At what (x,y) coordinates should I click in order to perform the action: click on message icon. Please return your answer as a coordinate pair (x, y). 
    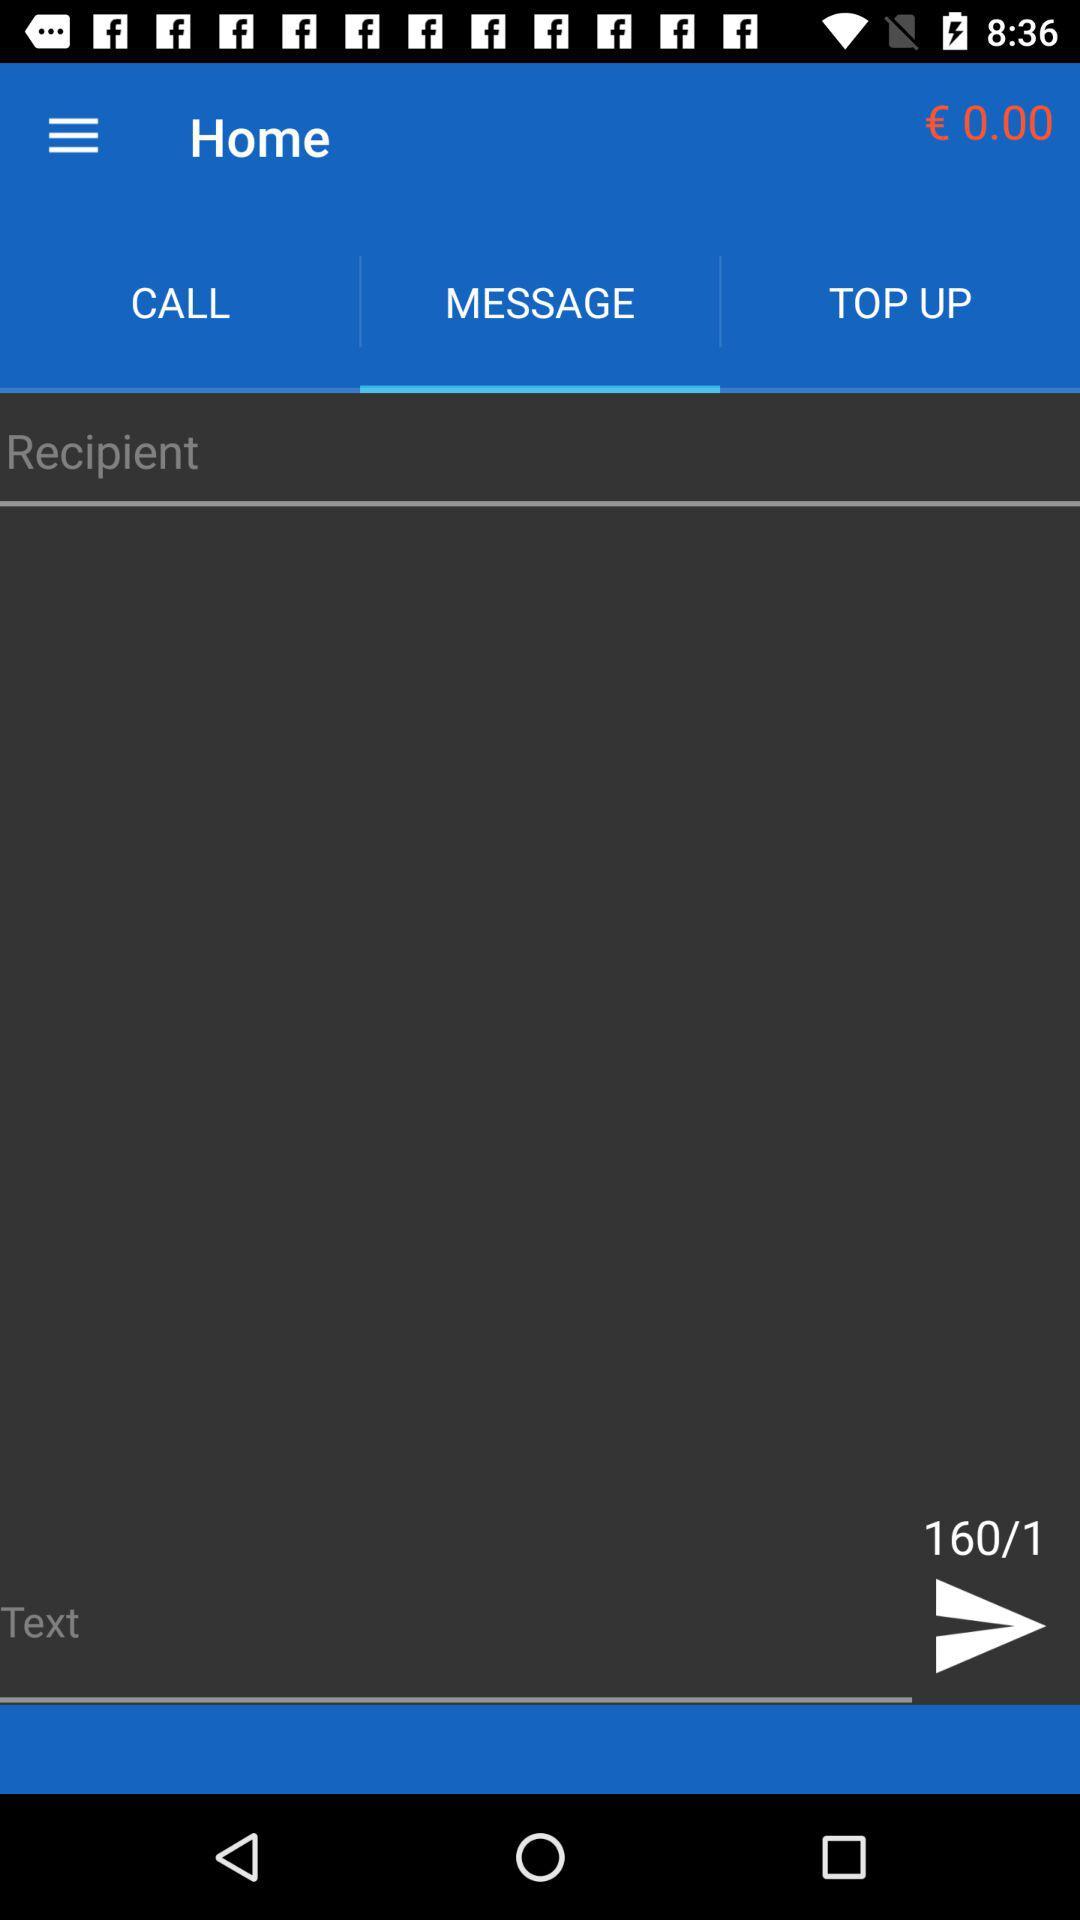
    Looking at the image, I should click on (540, 300).